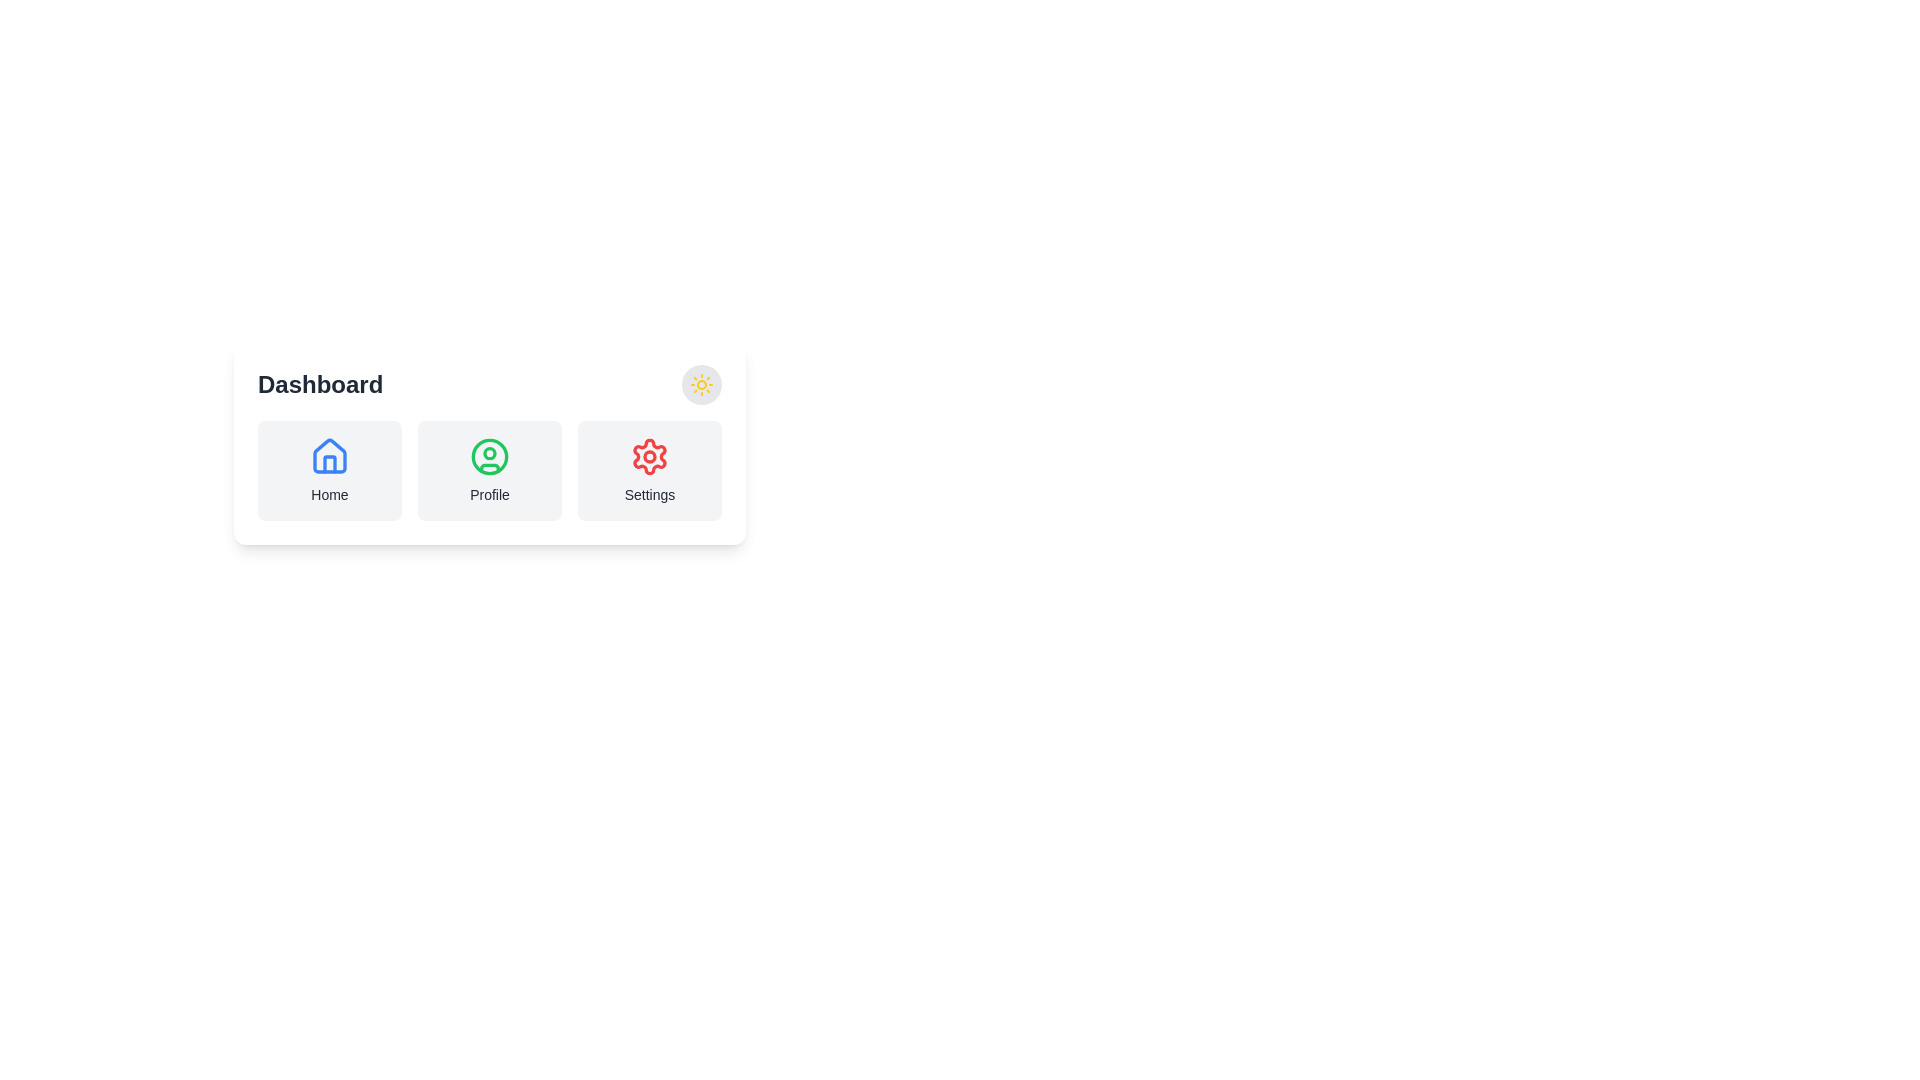 The image size is (1920, 1080). I want to click on the user profile icon button located under the 'Dashboard' header, which is the second button from the left, so click(489, 456).